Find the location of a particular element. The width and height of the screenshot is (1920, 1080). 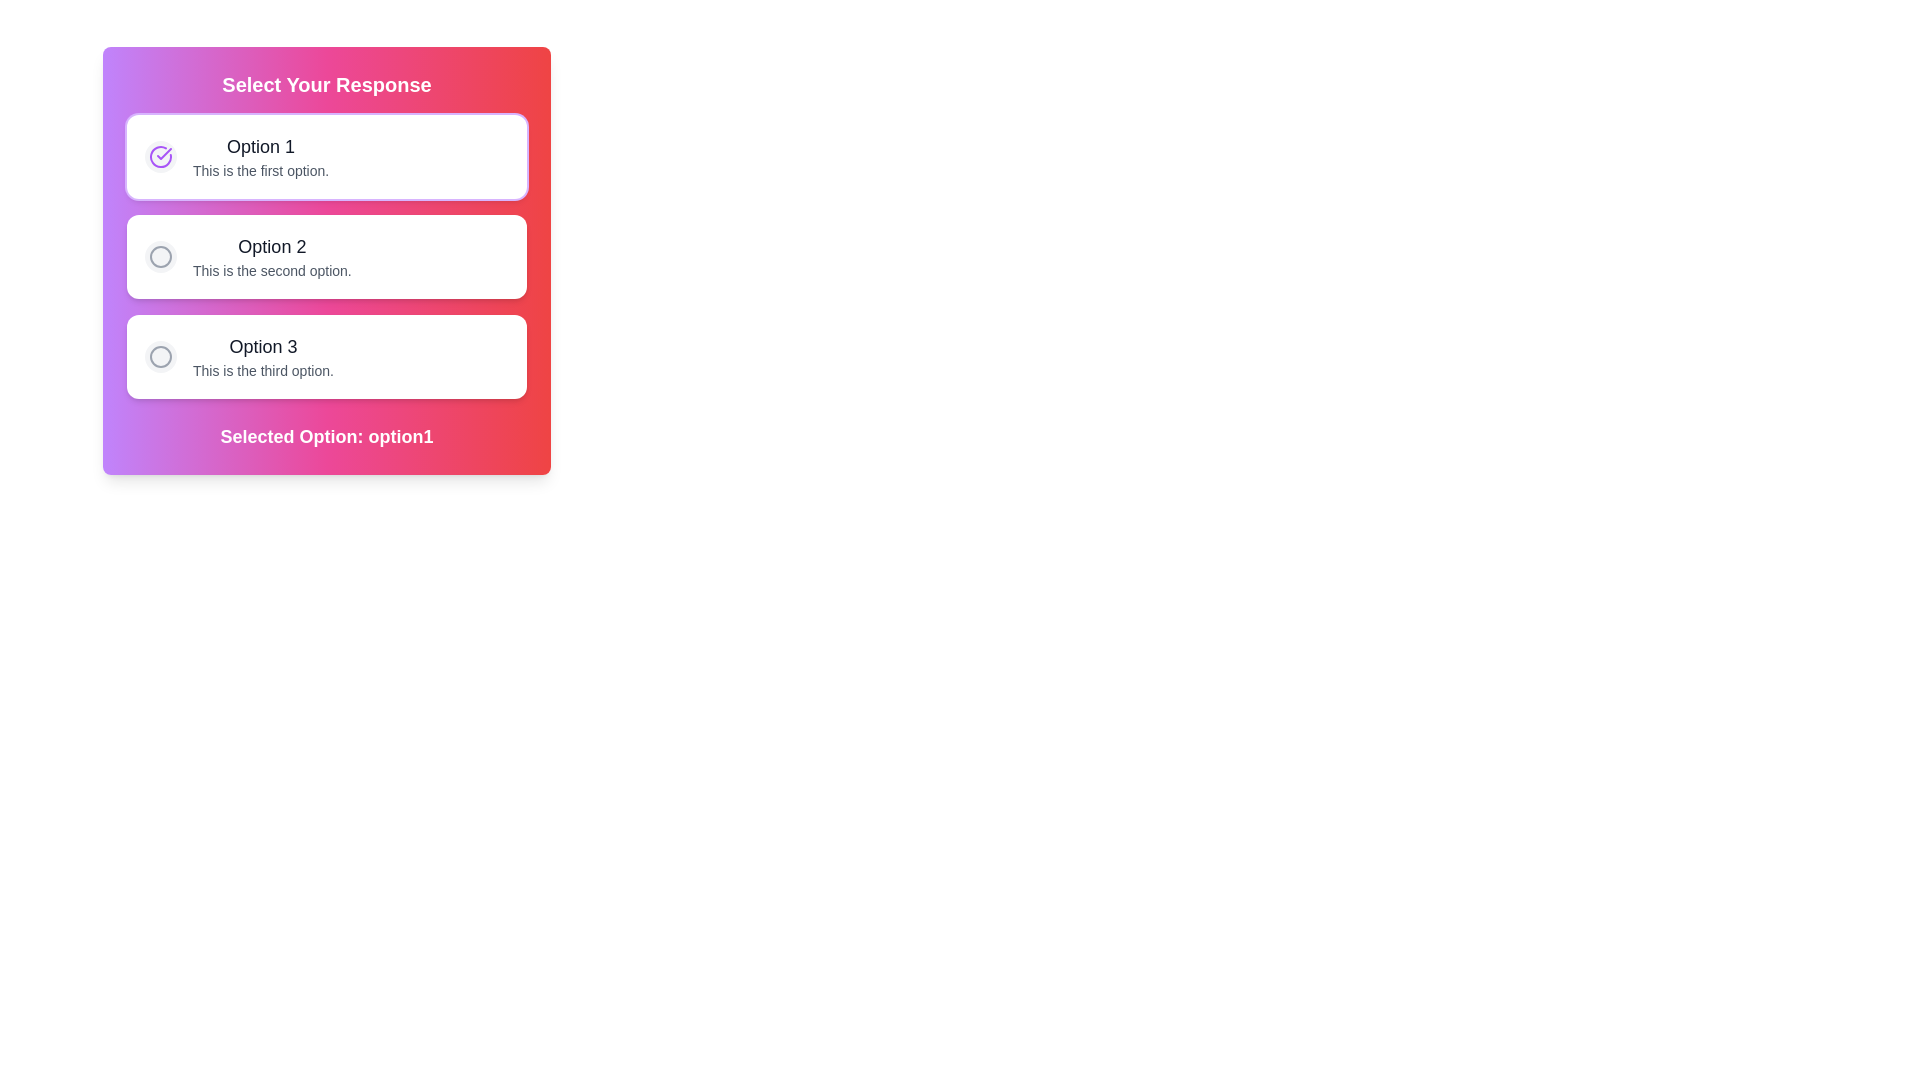

the gray circular radial indicator located to the left of 'Option 2' in the vertical list of choices is located at coordinates (161, 256).